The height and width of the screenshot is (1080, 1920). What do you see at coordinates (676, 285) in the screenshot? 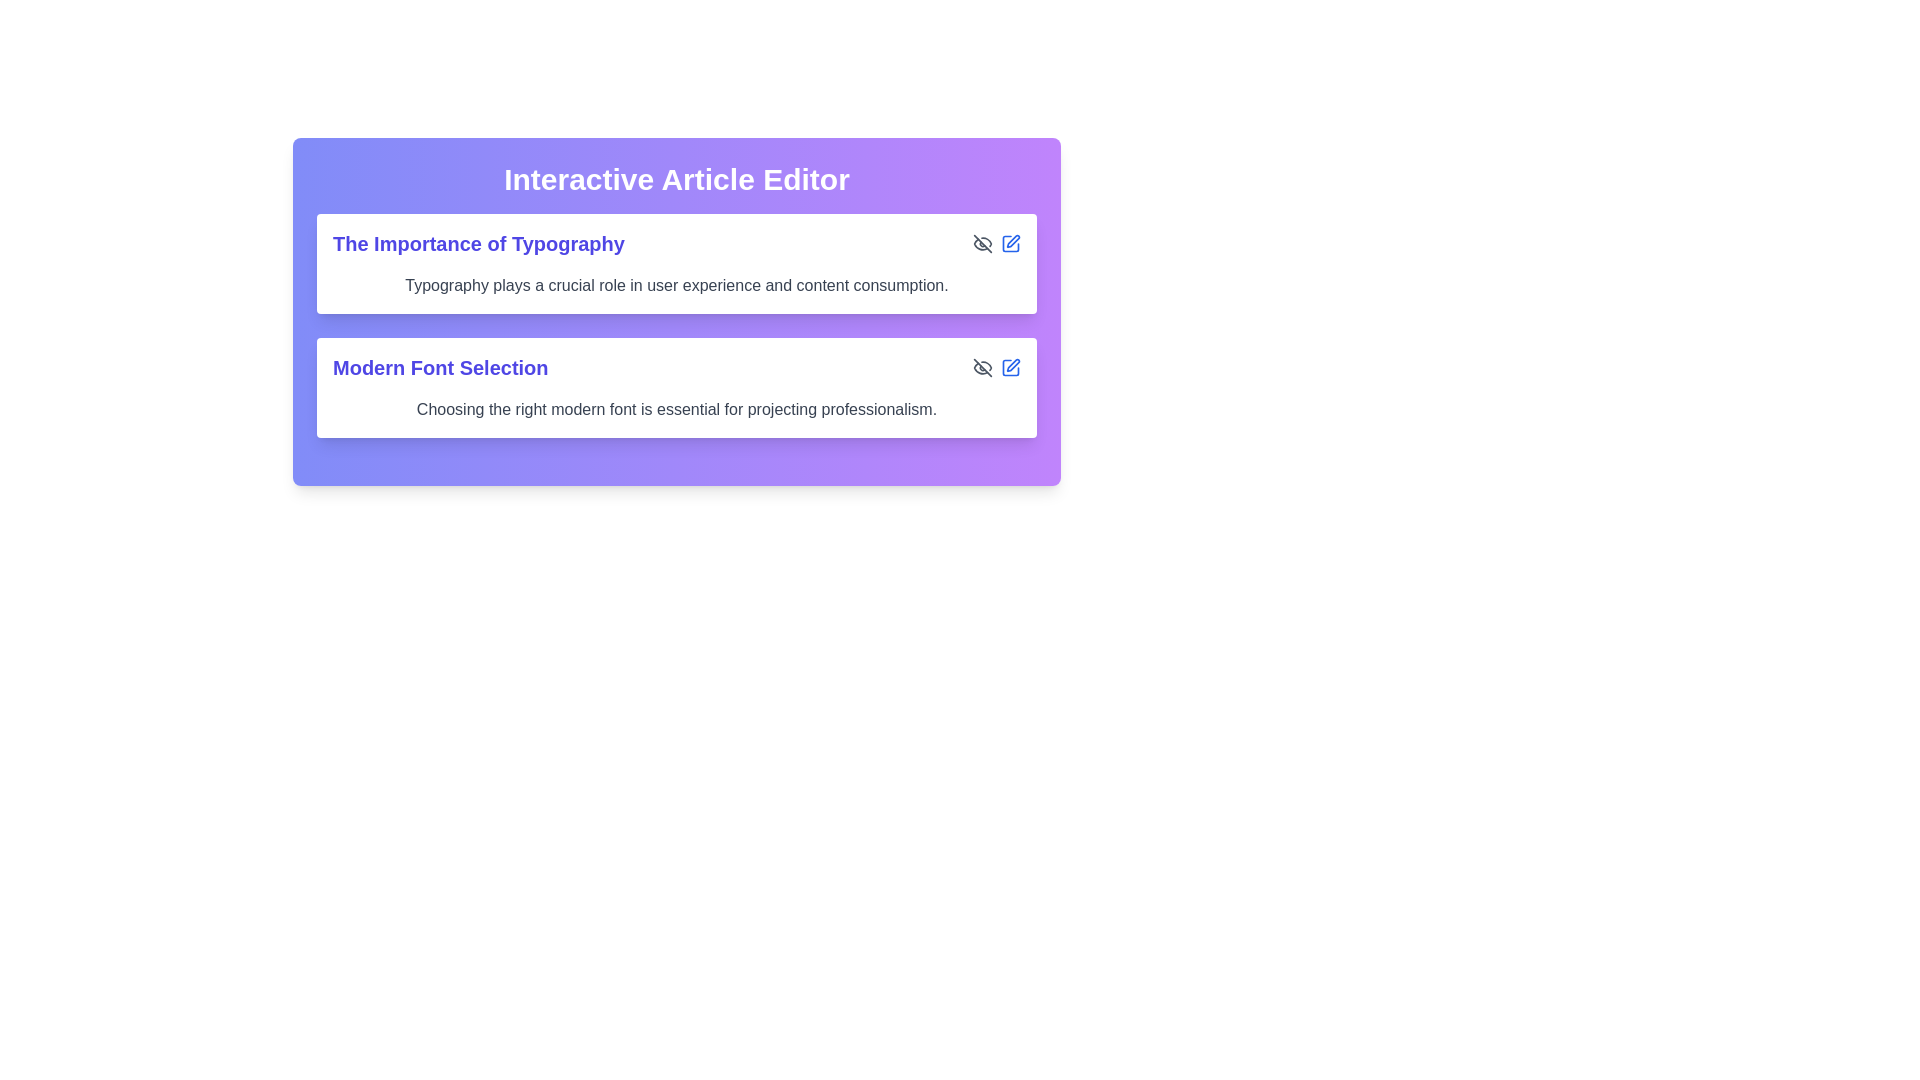
I see `the text block that provides contextual information about 'The Importance of Typography', positioned beneath the title within the card` at bounding box center [676, 285].